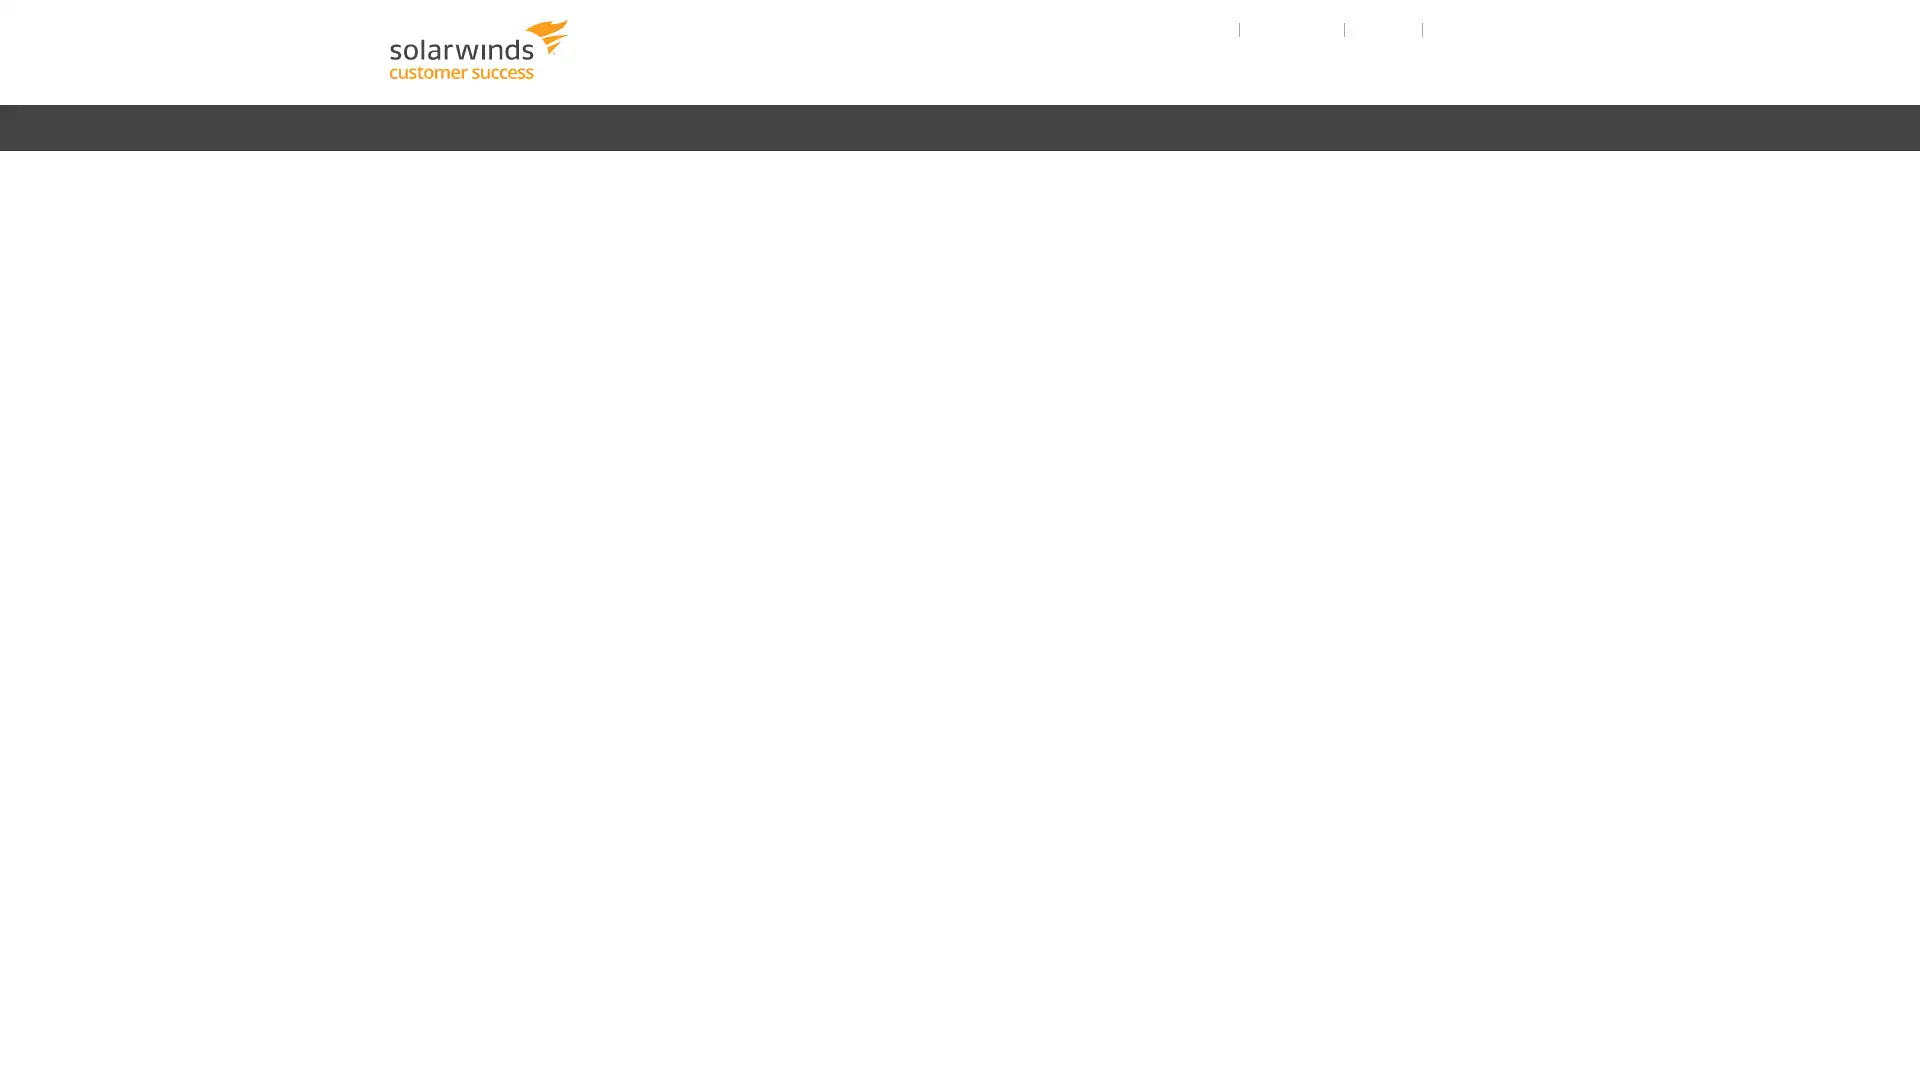 The image size is (1920, 1080). Describe the element at coordinates (1103, 361) in the screenshot. I see `RELEASE NOTES` at that location.